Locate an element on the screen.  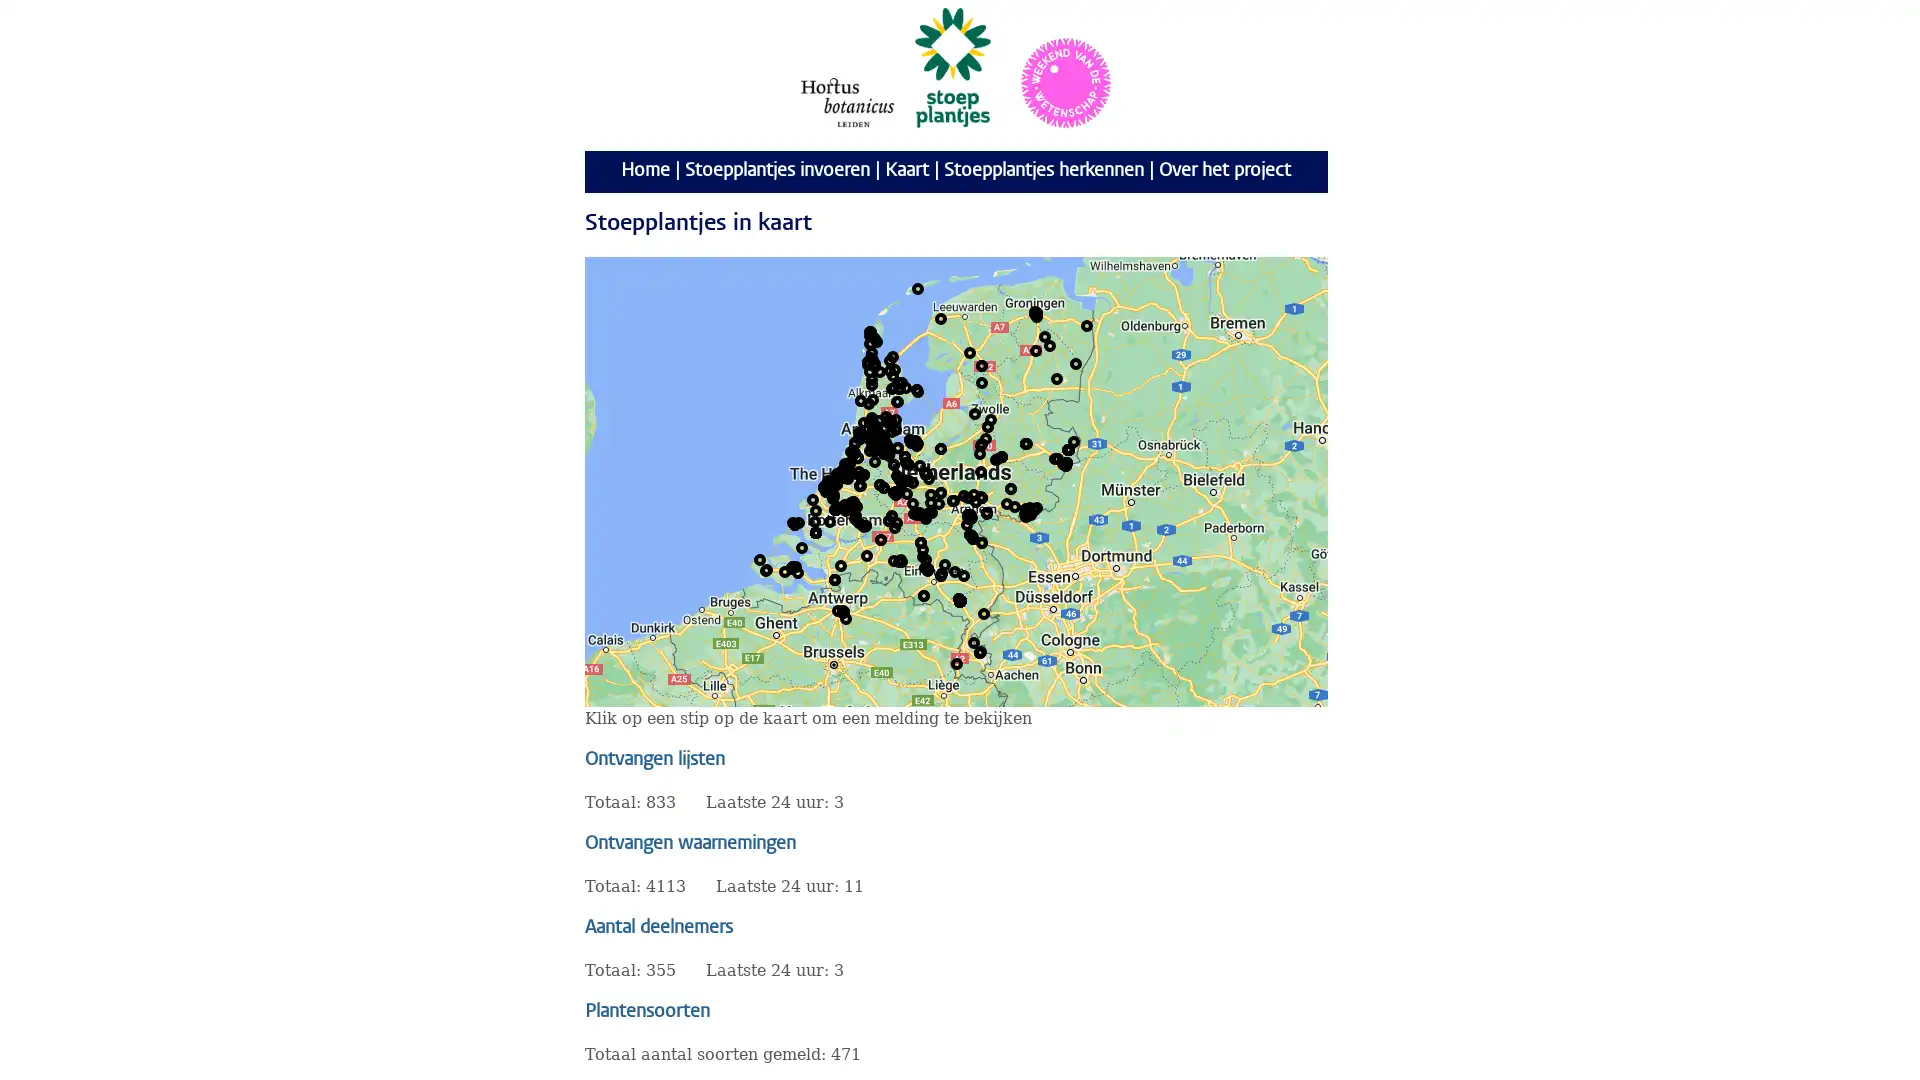
Telling van op 18 mei 2022 is located at coordinates (886, 446).